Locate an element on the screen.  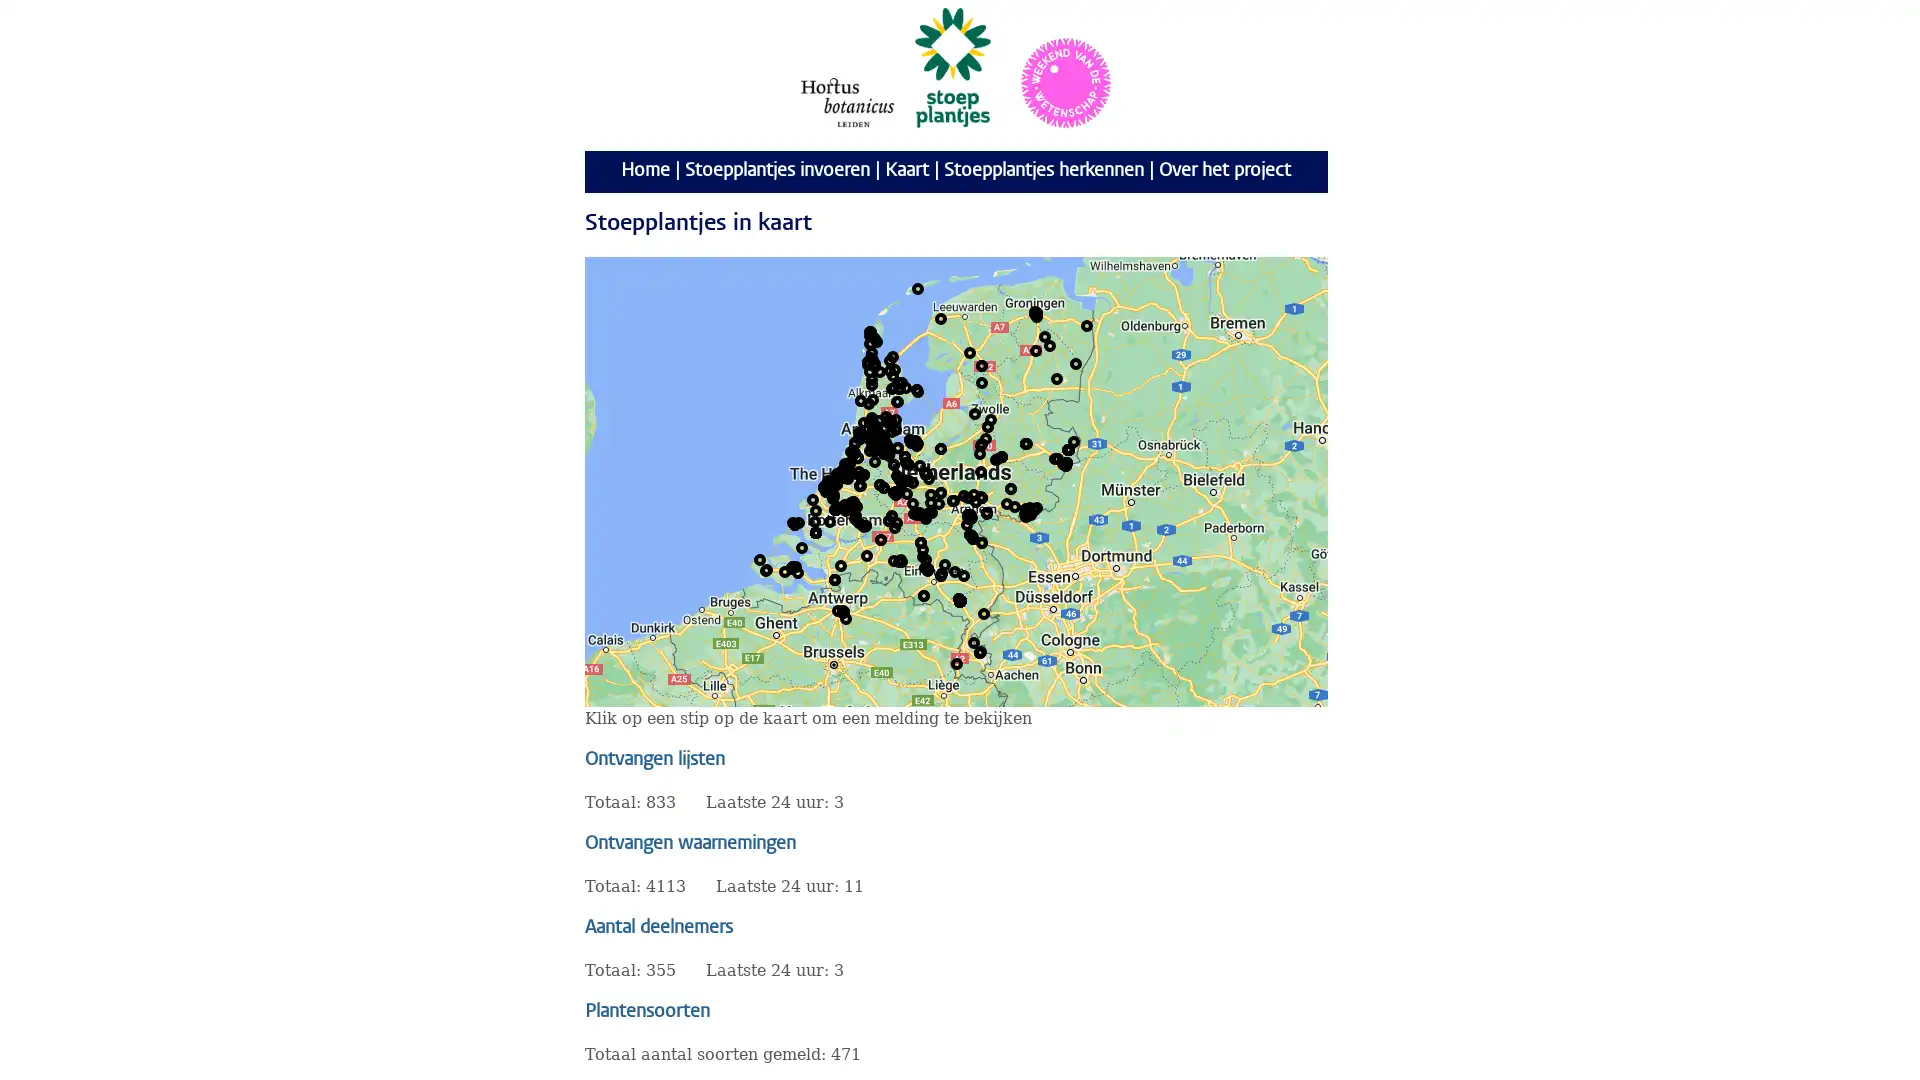
Telling van op 18 mei 2022 is located at coordinates (886, 446).